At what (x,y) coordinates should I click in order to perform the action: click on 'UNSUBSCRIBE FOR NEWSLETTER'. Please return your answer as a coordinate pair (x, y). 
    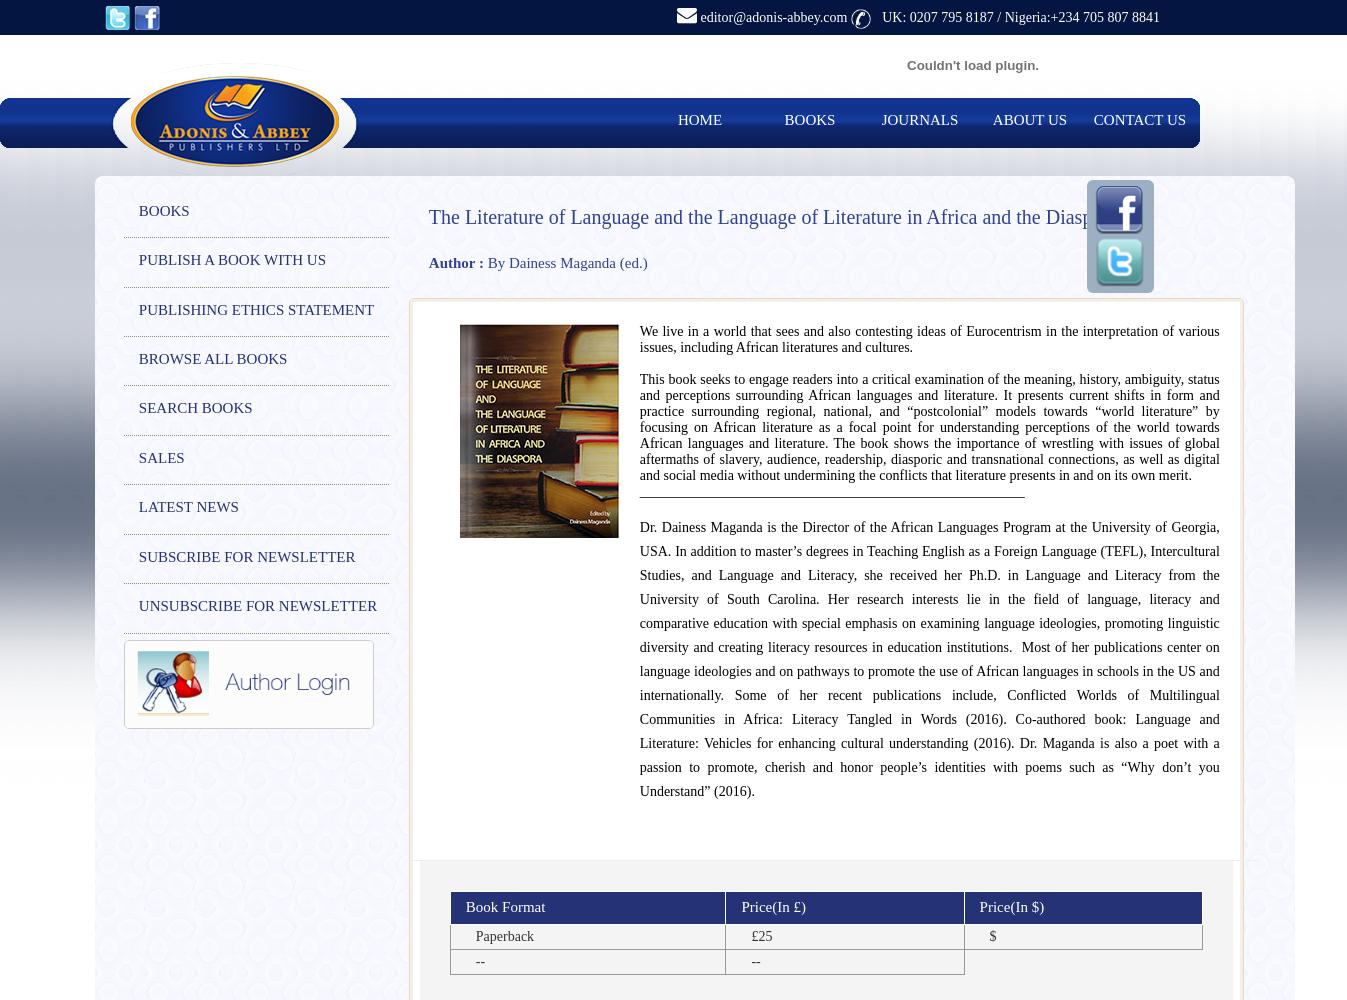
    Looking at the image, I should click on (257, 605).